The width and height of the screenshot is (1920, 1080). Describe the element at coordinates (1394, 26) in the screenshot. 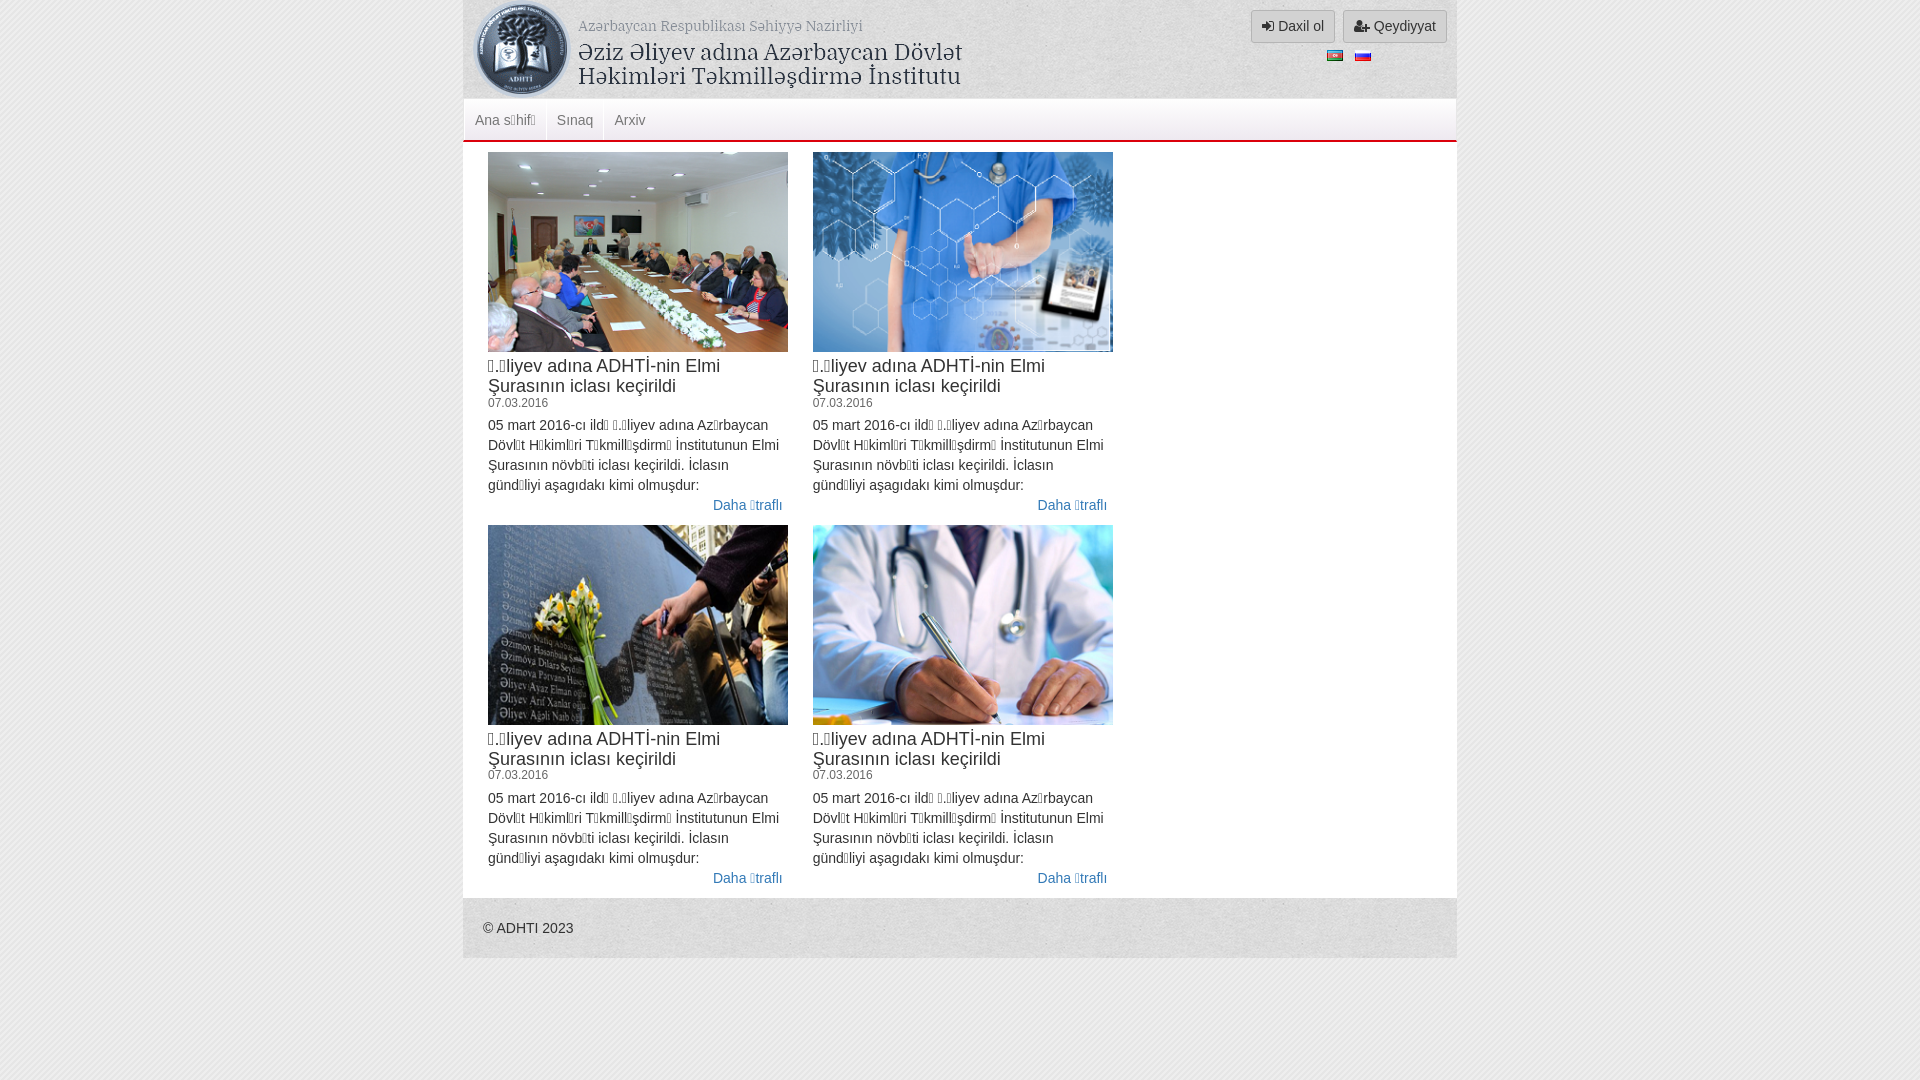

I see `' Qeydiyyat'` at that location.